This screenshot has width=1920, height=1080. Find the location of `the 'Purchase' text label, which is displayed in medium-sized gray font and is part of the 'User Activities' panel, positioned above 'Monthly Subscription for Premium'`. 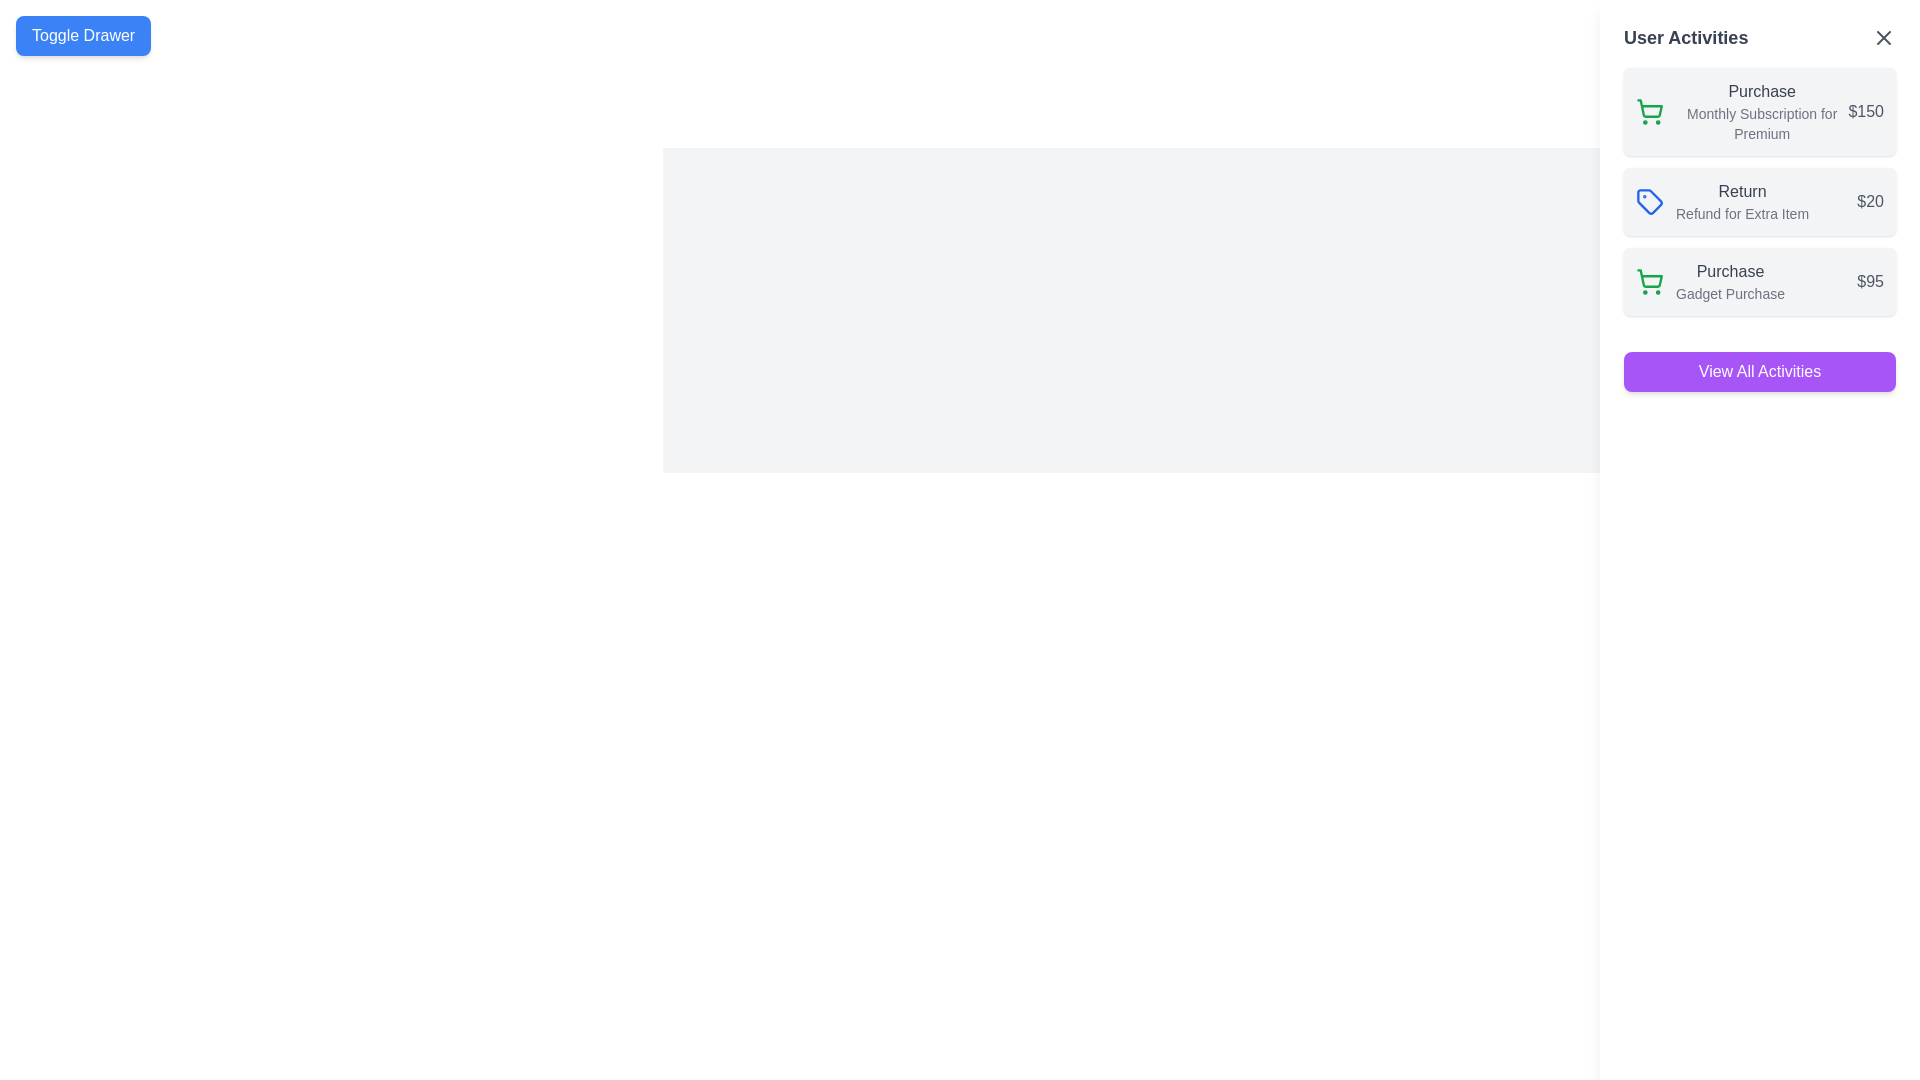

the 'Purchase' text label, which is displayed in medium-sized gray font and is part of the 'User Activities' panel, positioned above 'Monthly Subscription for Premium' is located at coordinates (1762, 92).